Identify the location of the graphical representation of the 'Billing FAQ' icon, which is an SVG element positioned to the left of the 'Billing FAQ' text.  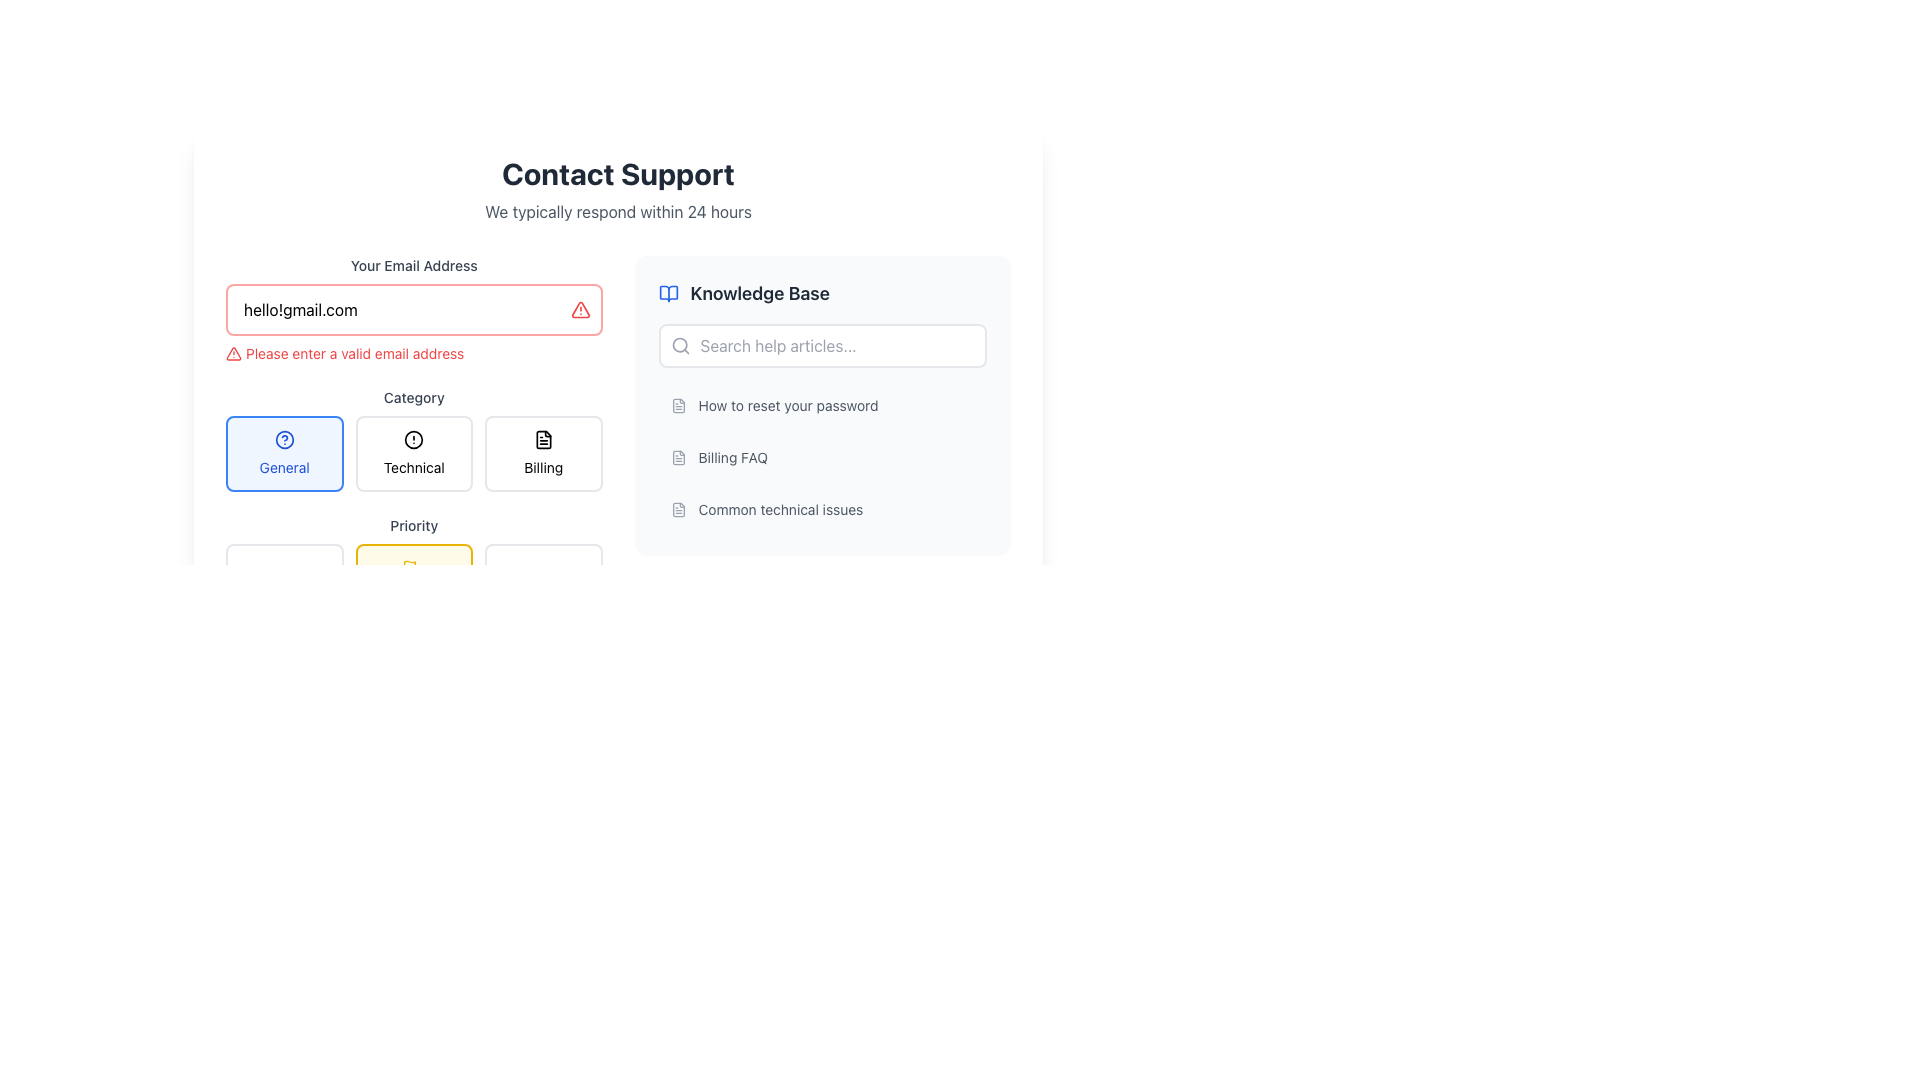
(678, 458).